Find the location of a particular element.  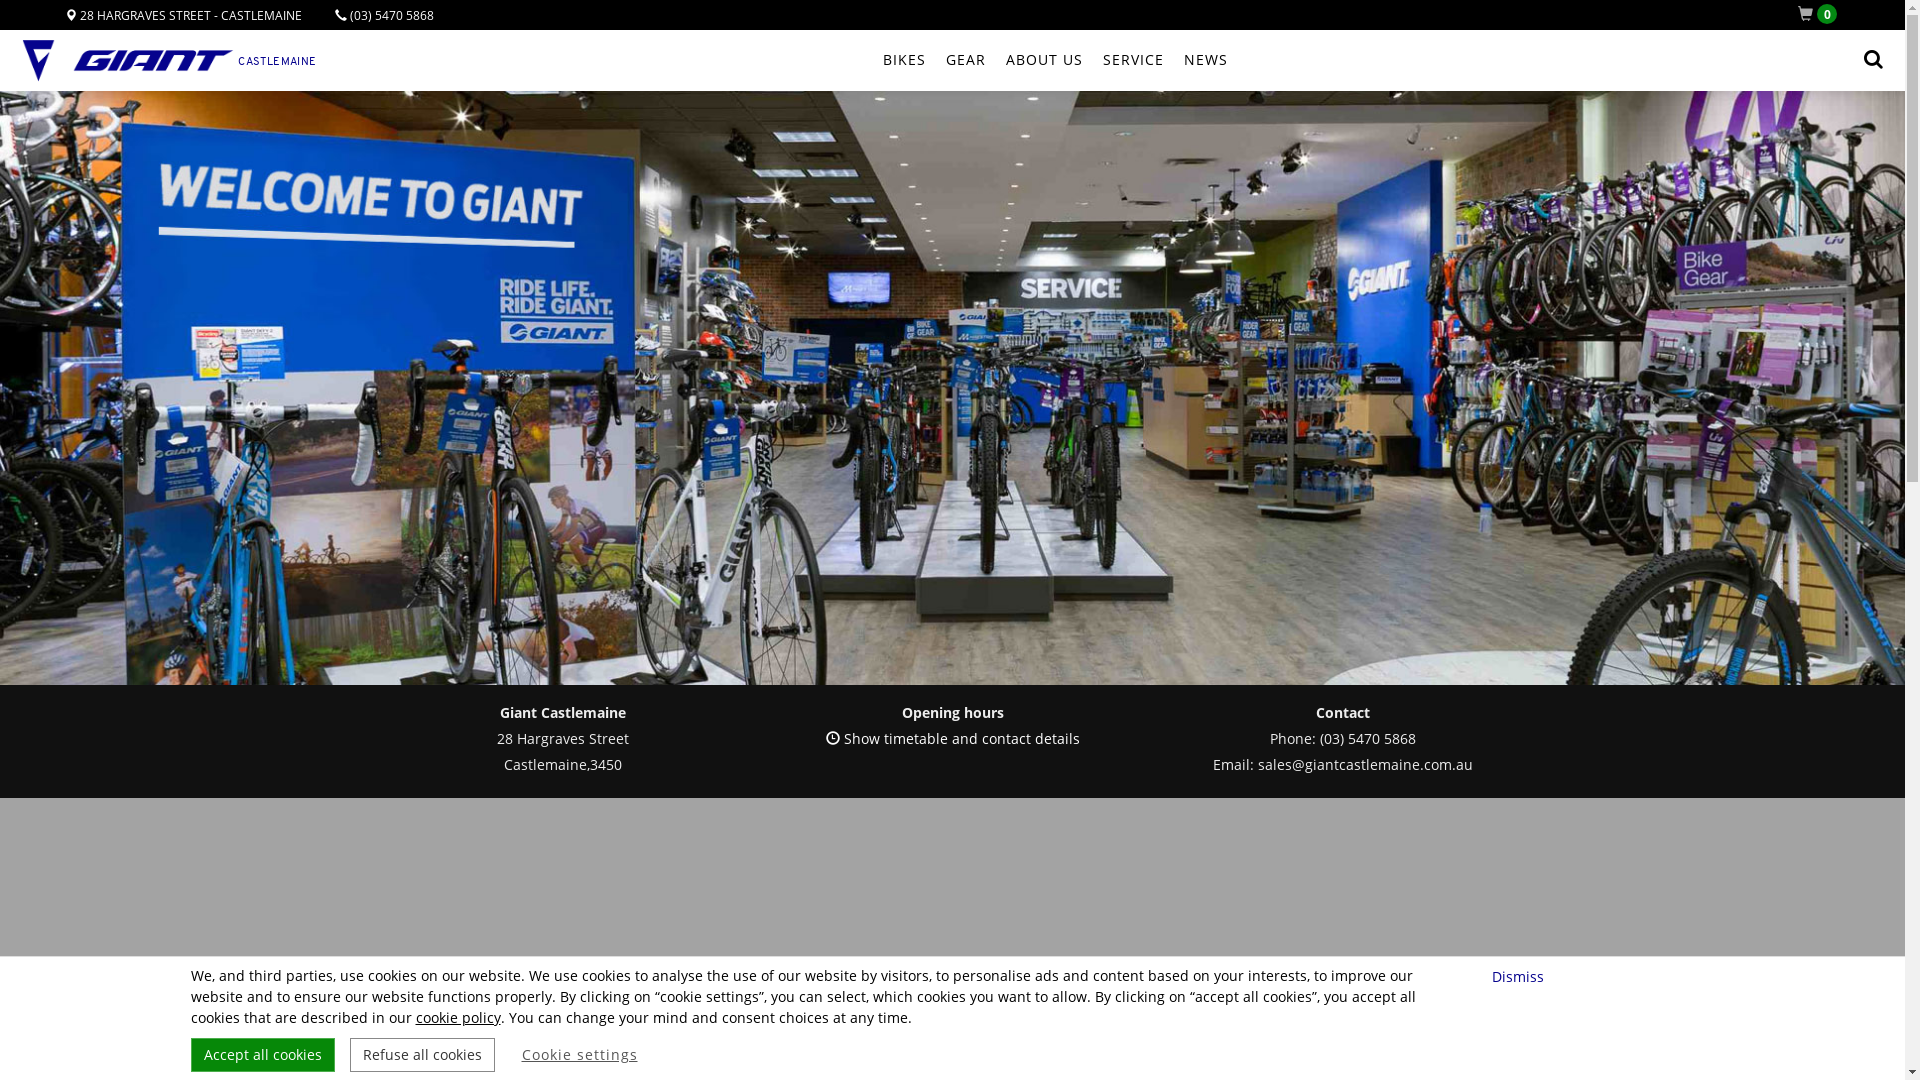

'SERVICE' is located at coordinates (1132, 59).